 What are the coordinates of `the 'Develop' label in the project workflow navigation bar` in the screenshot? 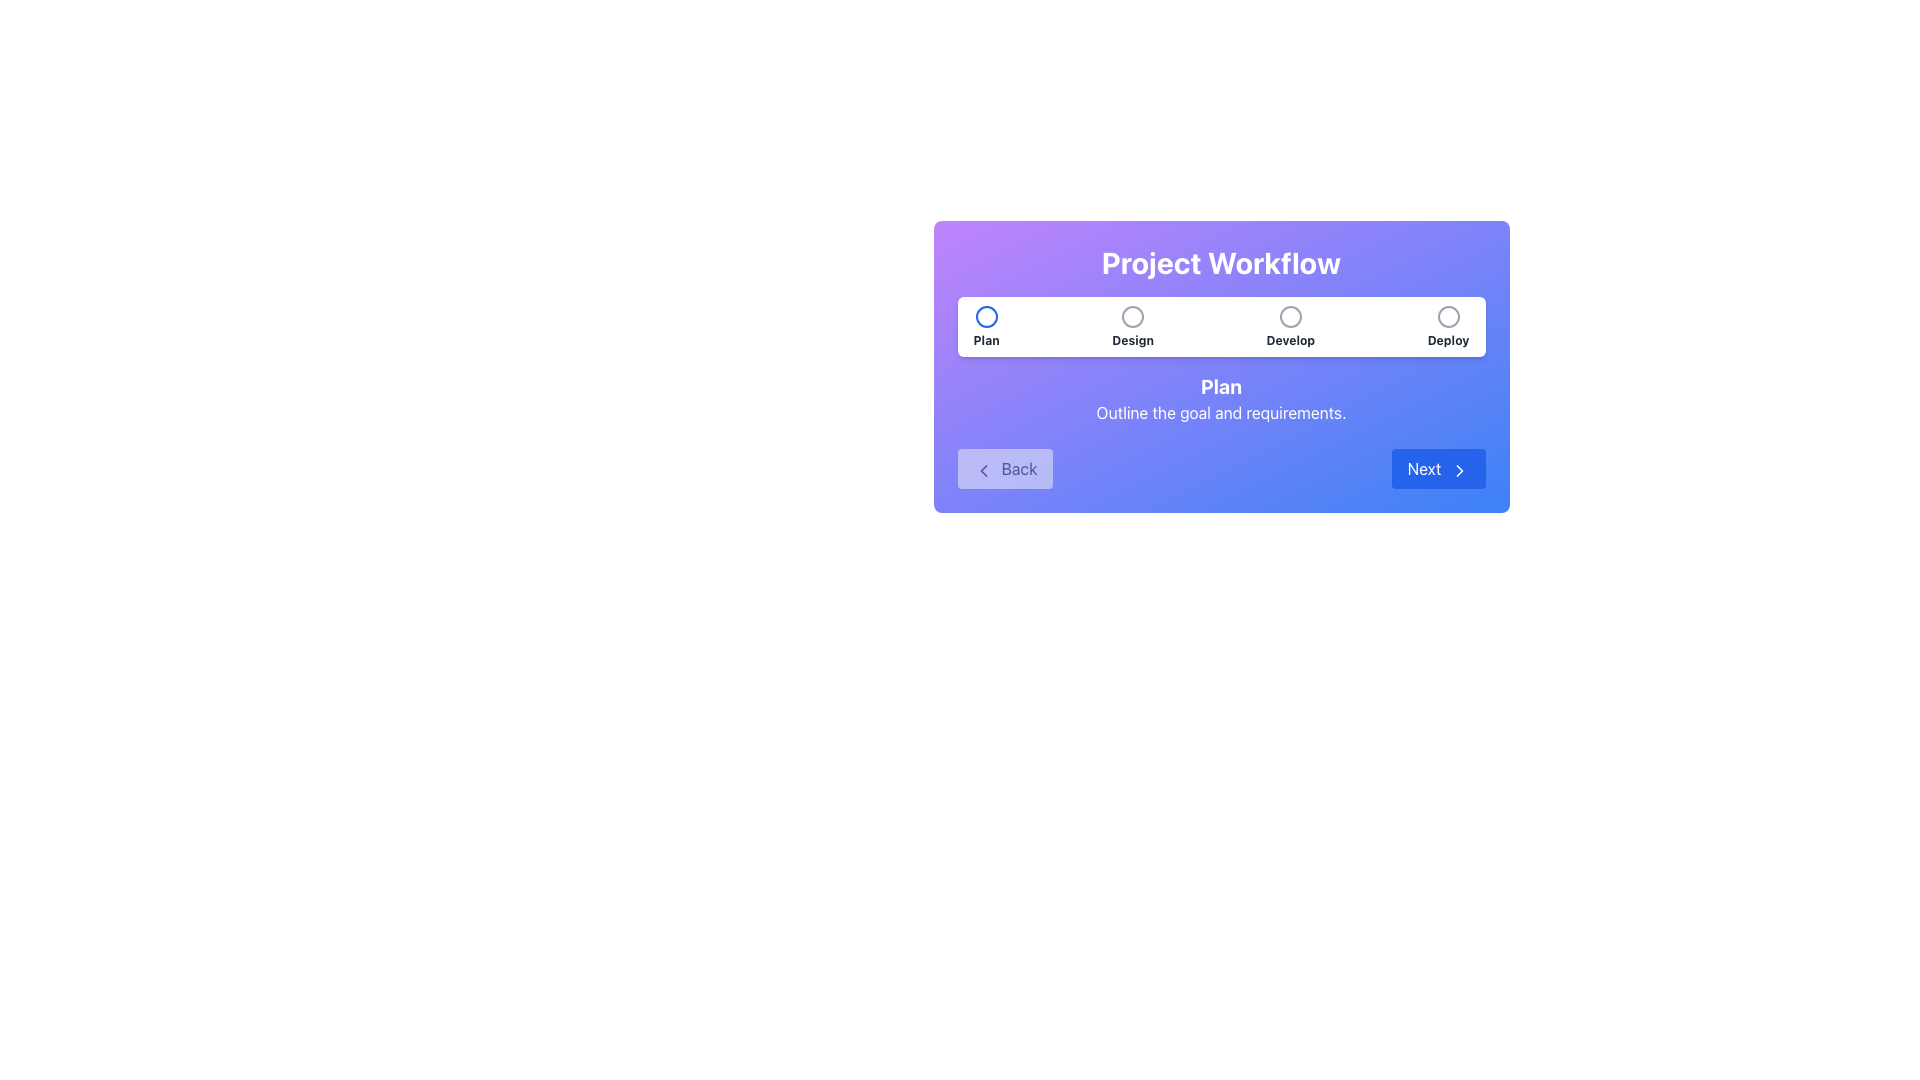 It's located at (1290, 339).